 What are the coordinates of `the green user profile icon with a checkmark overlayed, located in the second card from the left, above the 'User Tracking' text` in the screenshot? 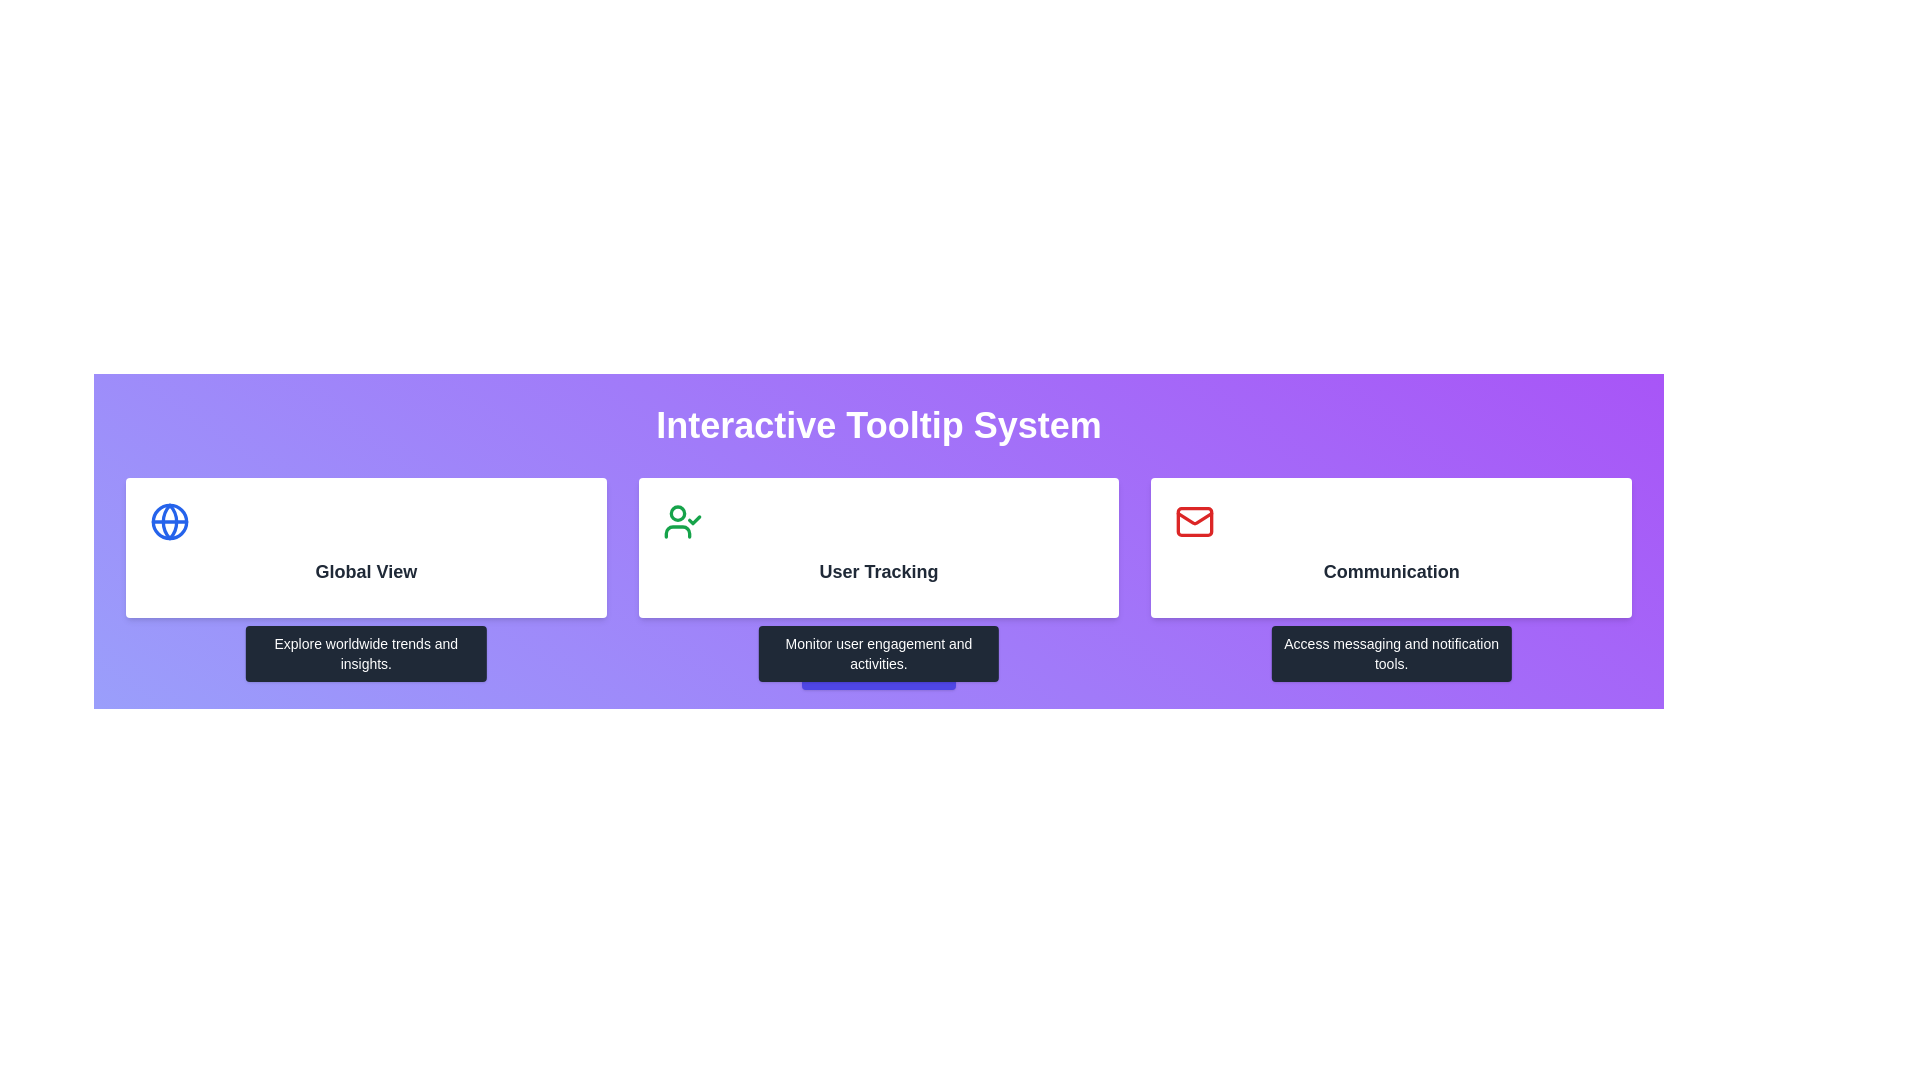 It's located at (682, 520).